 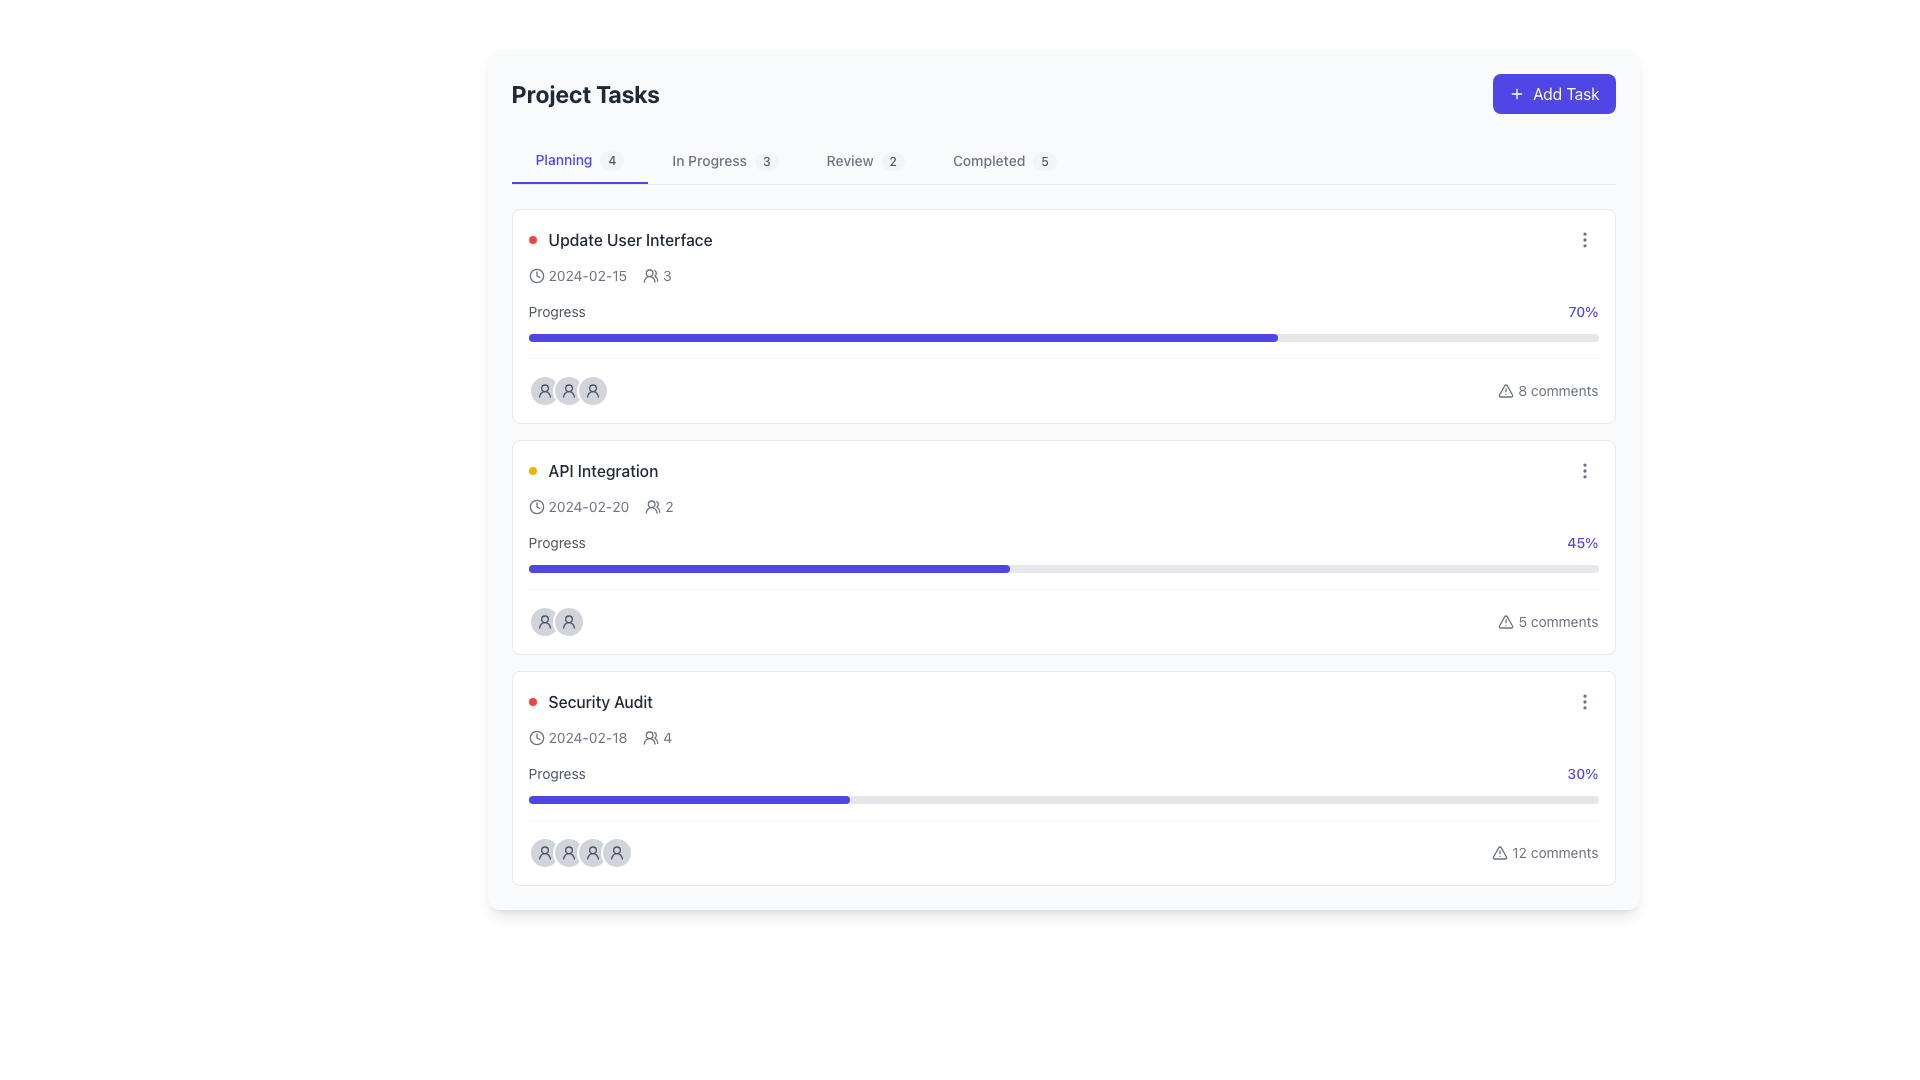 What do you see at coordinates (1583, 701) in the screenshot?
I see `the vertical ellipsis icon in the 'Security Audit' row` at bounding box center [1583, 701].